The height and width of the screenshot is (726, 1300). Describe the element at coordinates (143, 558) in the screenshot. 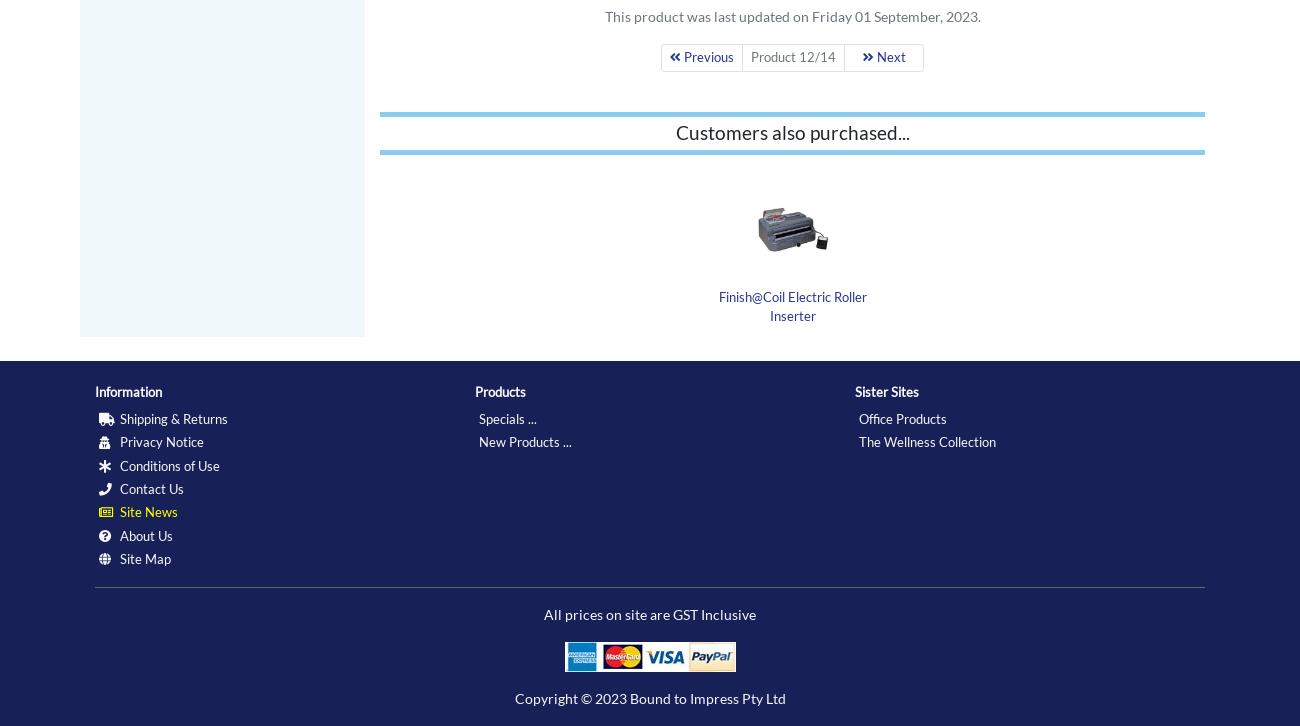

I see `'Site Map'` at that location.